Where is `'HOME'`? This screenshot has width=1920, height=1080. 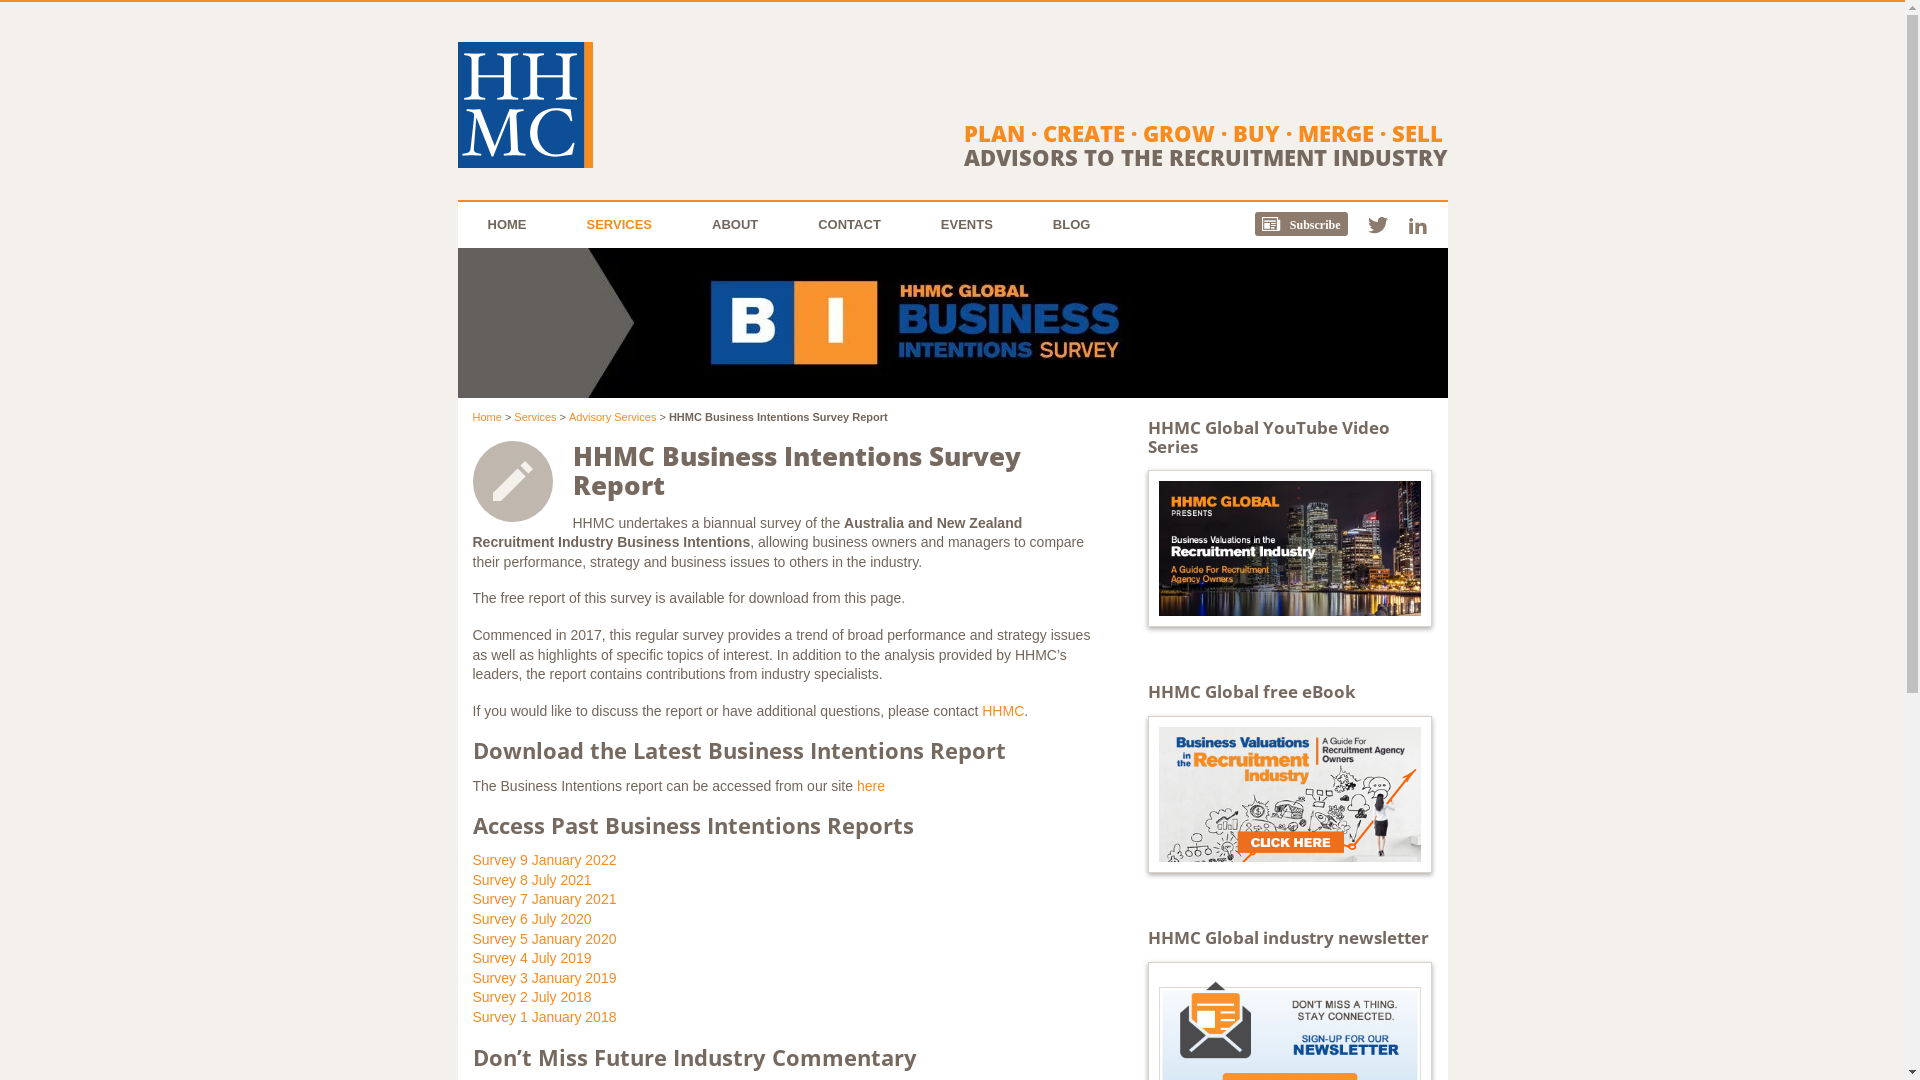
'HOME' is located at coordinates (507, 224).